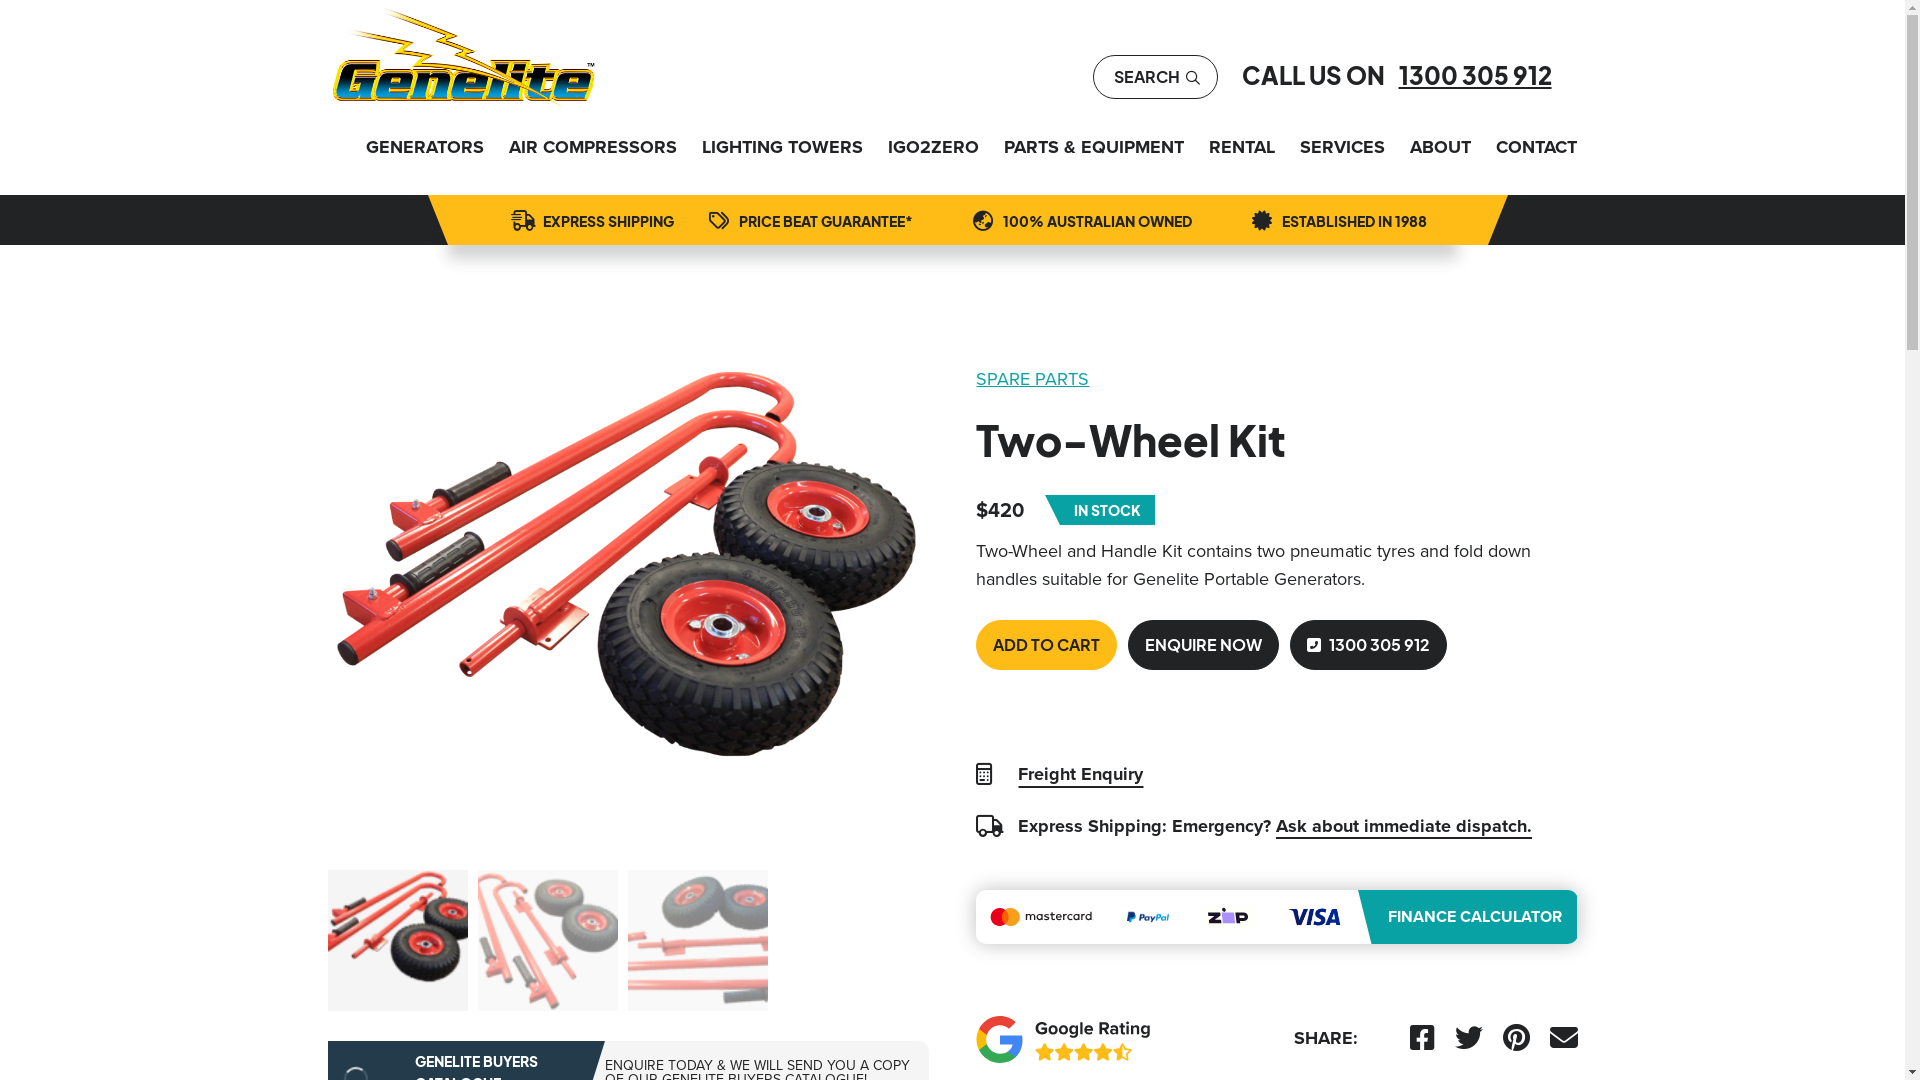 The height and width of the screenshot is (1080, 1920). What do you see at coordinates (1003, 145) in the screenshot?
I see `'PARTS & EQUIPMENT'` at bounding box center [1003, 145].